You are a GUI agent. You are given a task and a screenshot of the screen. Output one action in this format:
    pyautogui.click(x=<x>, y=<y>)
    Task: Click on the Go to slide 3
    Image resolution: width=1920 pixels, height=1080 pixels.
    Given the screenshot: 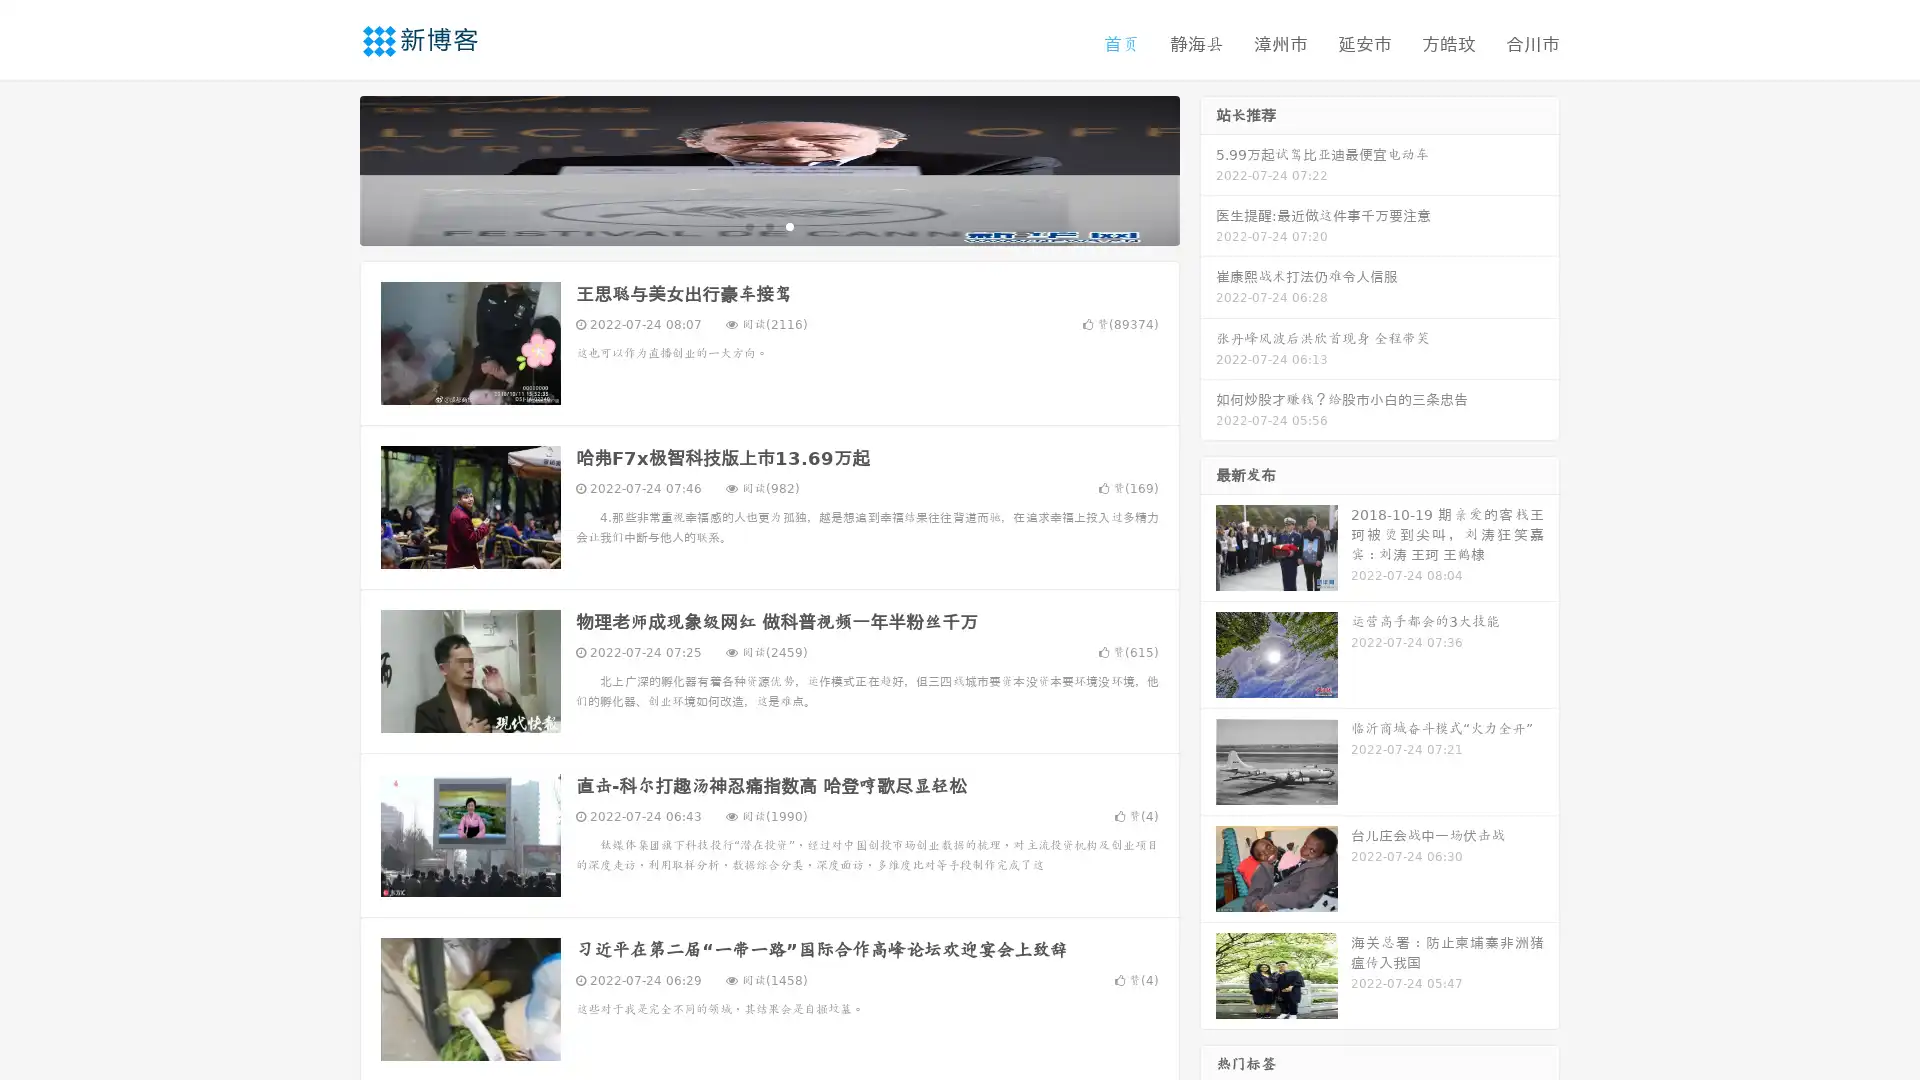 What is the action you would take?
    pyautogui.click(x=789, y=225)
    